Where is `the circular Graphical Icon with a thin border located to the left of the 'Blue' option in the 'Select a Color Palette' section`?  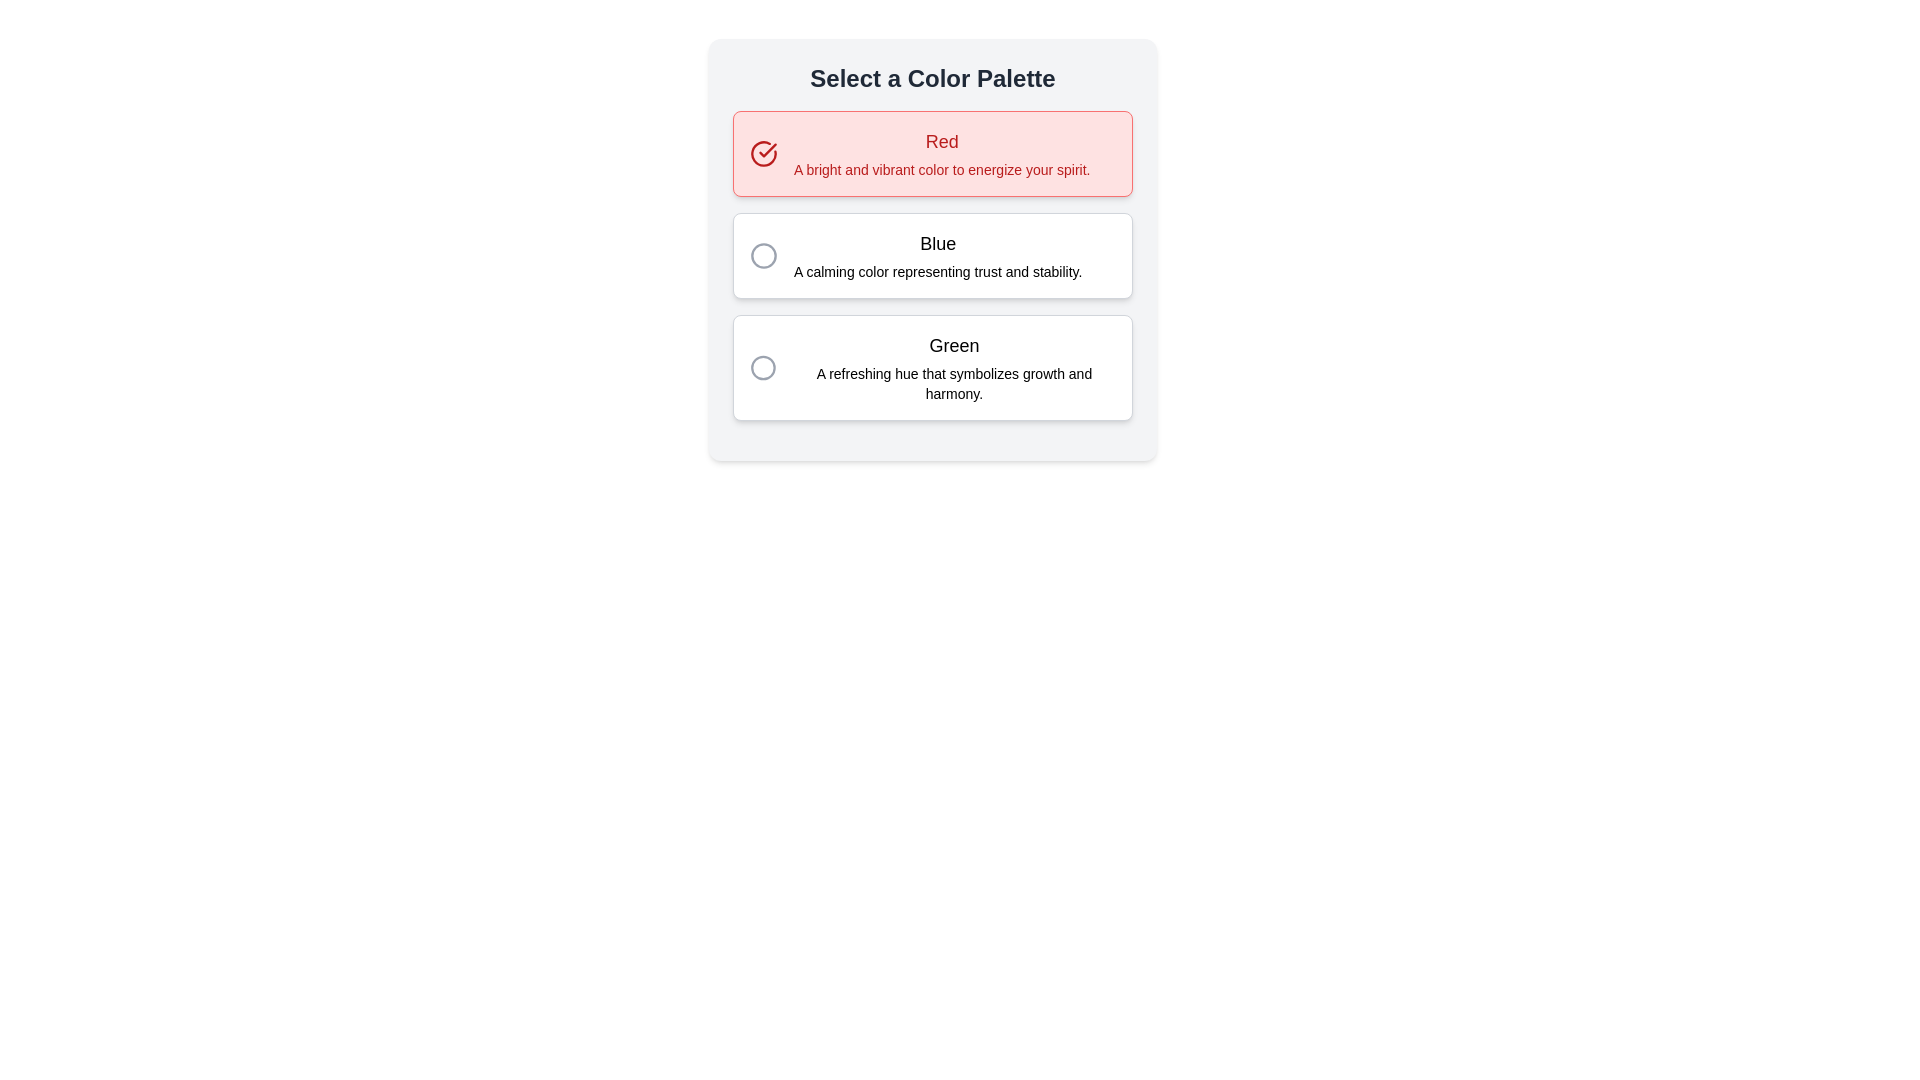 the circular Graphical Icon with a thin border located to the left of the 'Blue' option in the 'Select a Color Palette' section is located at coordinates (762, 254).